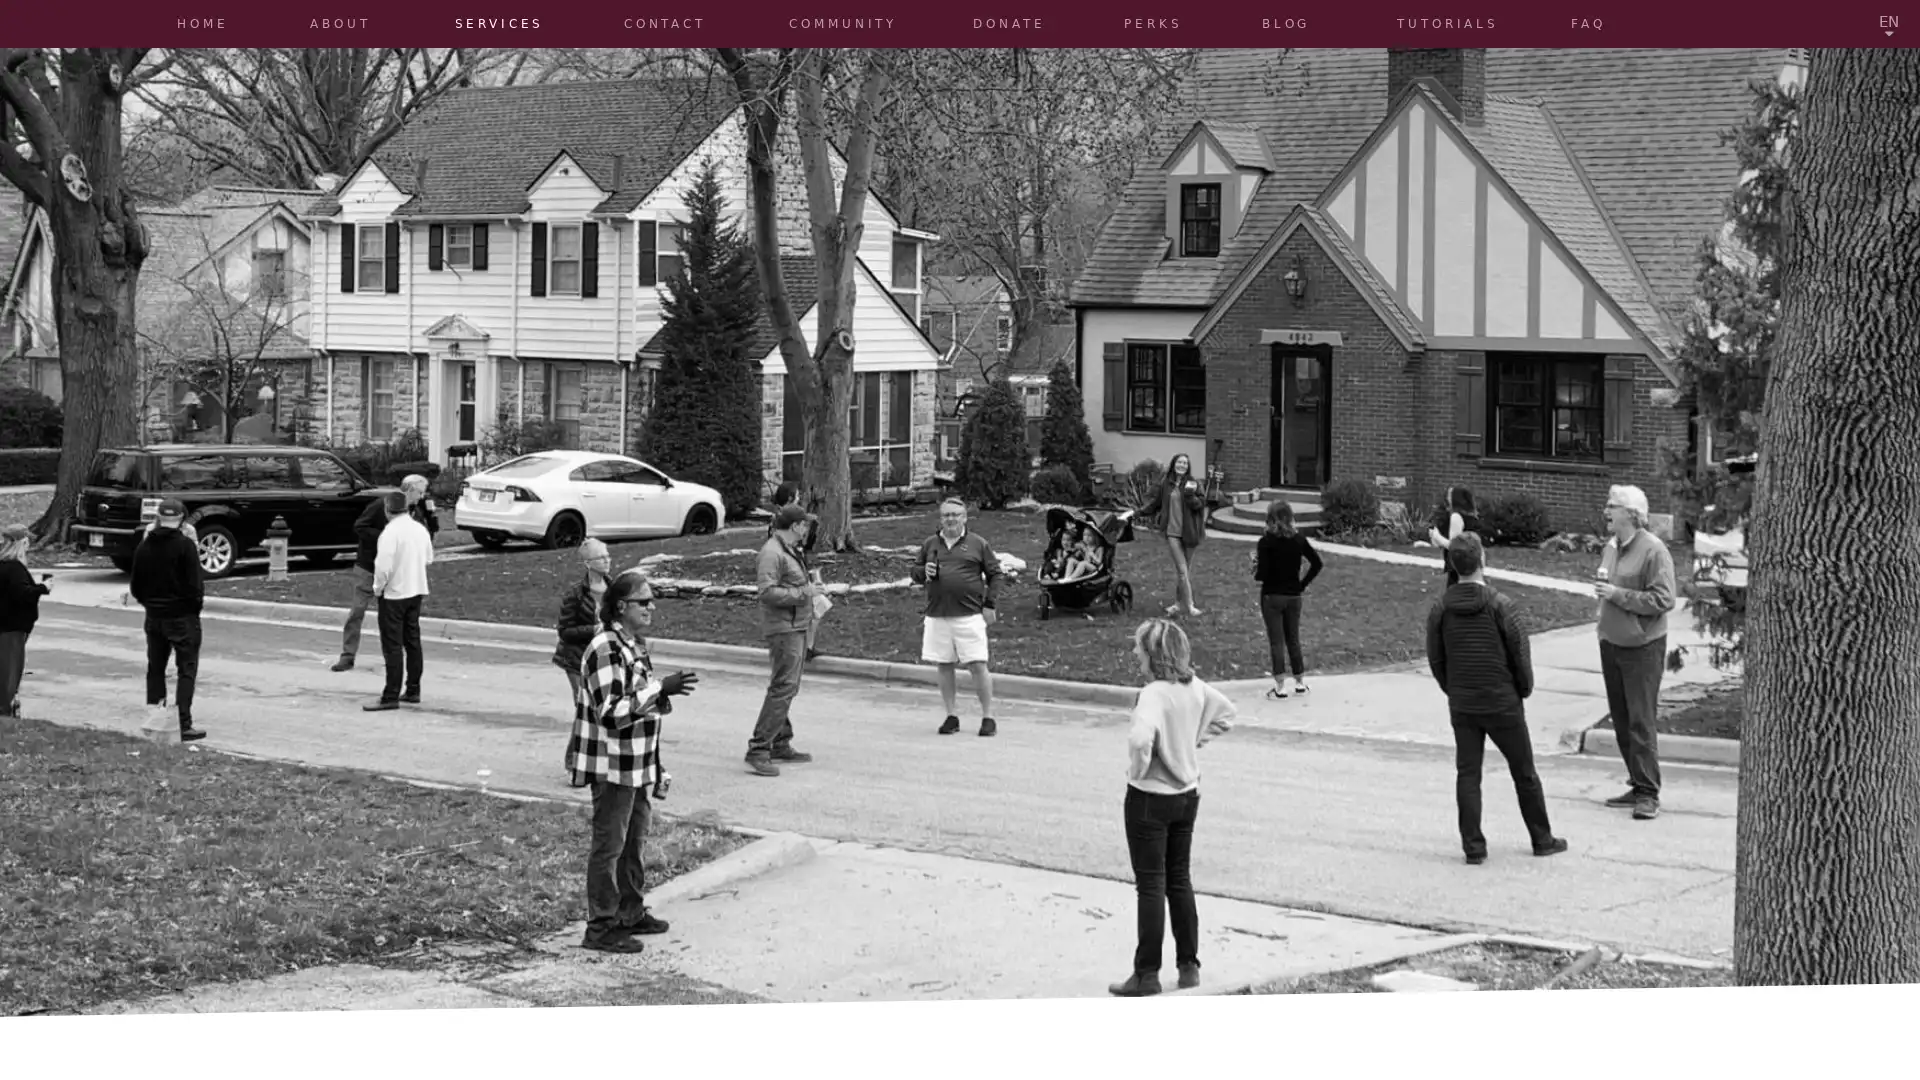 The image size is (1920, 1080). I want to click on EN, so click(1888, 21).